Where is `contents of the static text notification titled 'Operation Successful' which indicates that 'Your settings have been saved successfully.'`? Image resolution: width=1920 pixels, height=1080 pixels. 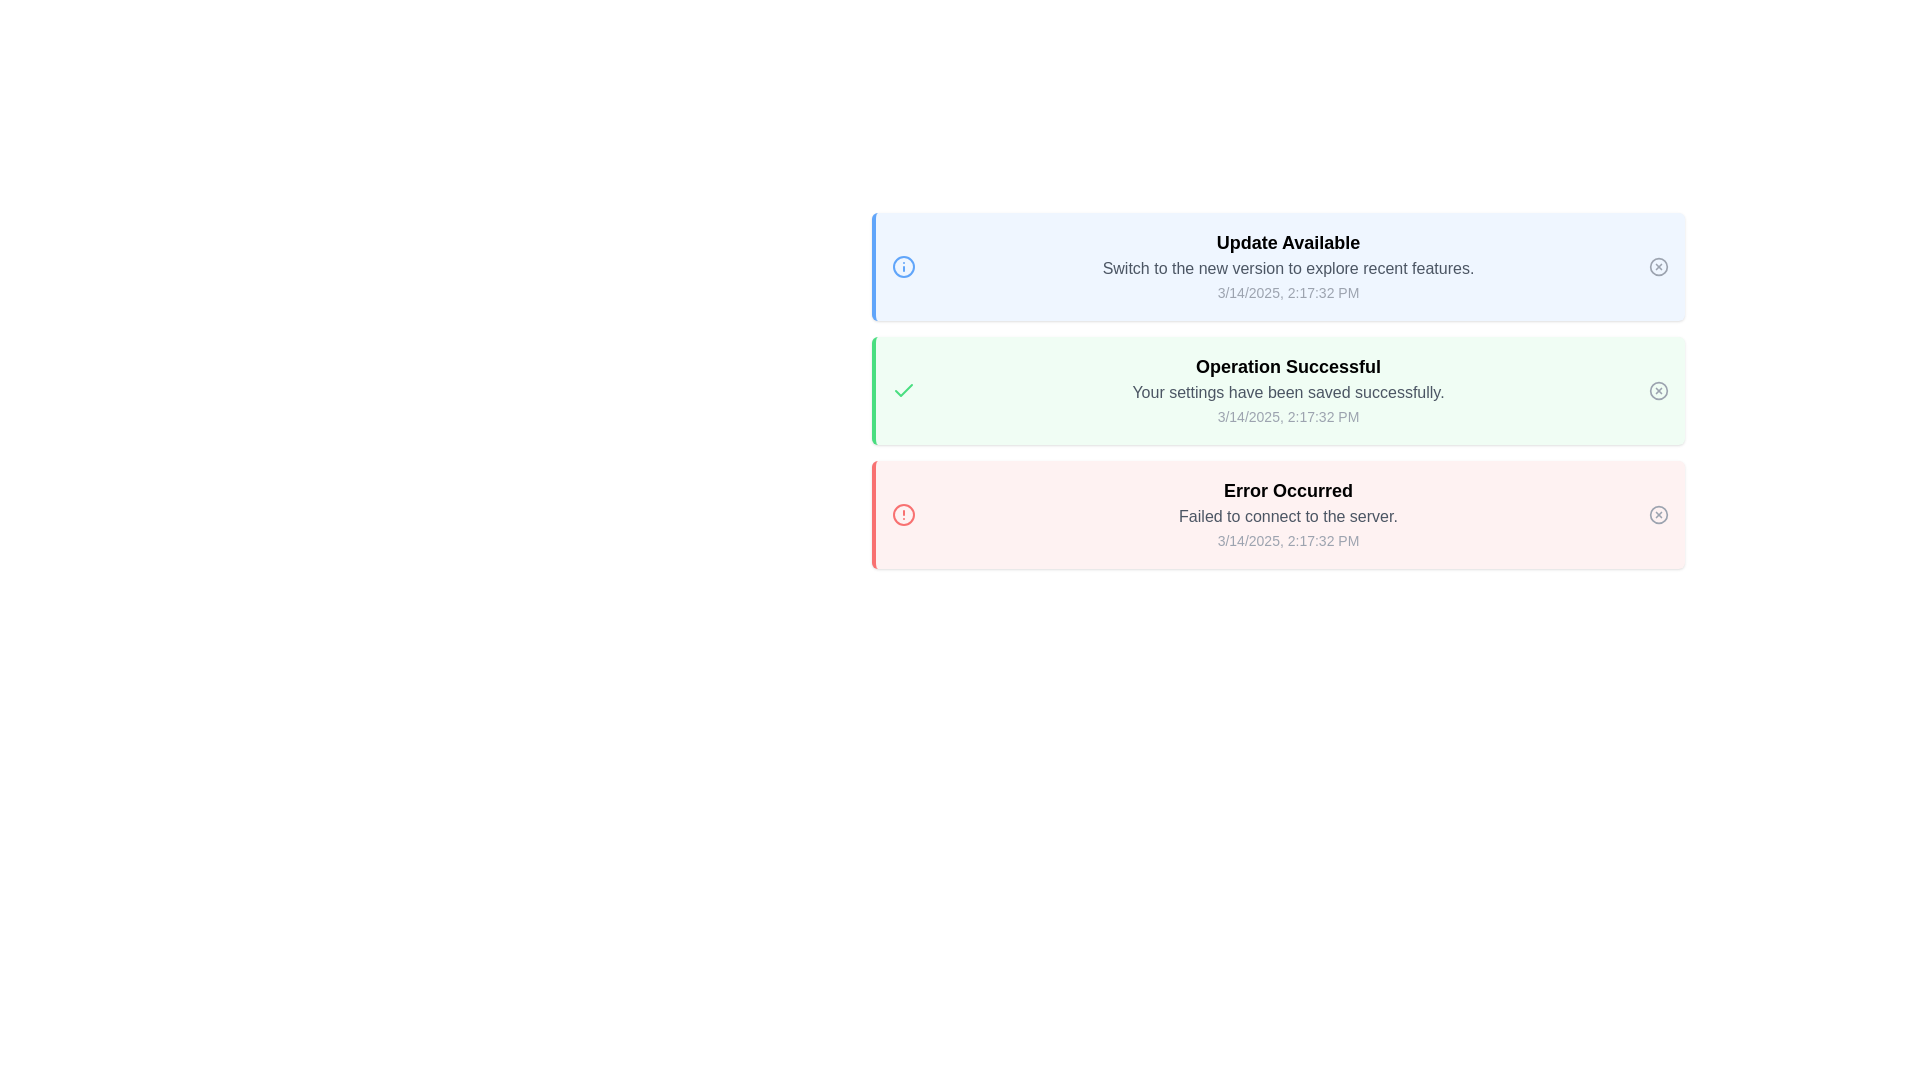 contents of the static text notification titled 'Operation Successful' which indicates that 'Your settings have been saved successfully.' is located at coordinates (1288, 390).